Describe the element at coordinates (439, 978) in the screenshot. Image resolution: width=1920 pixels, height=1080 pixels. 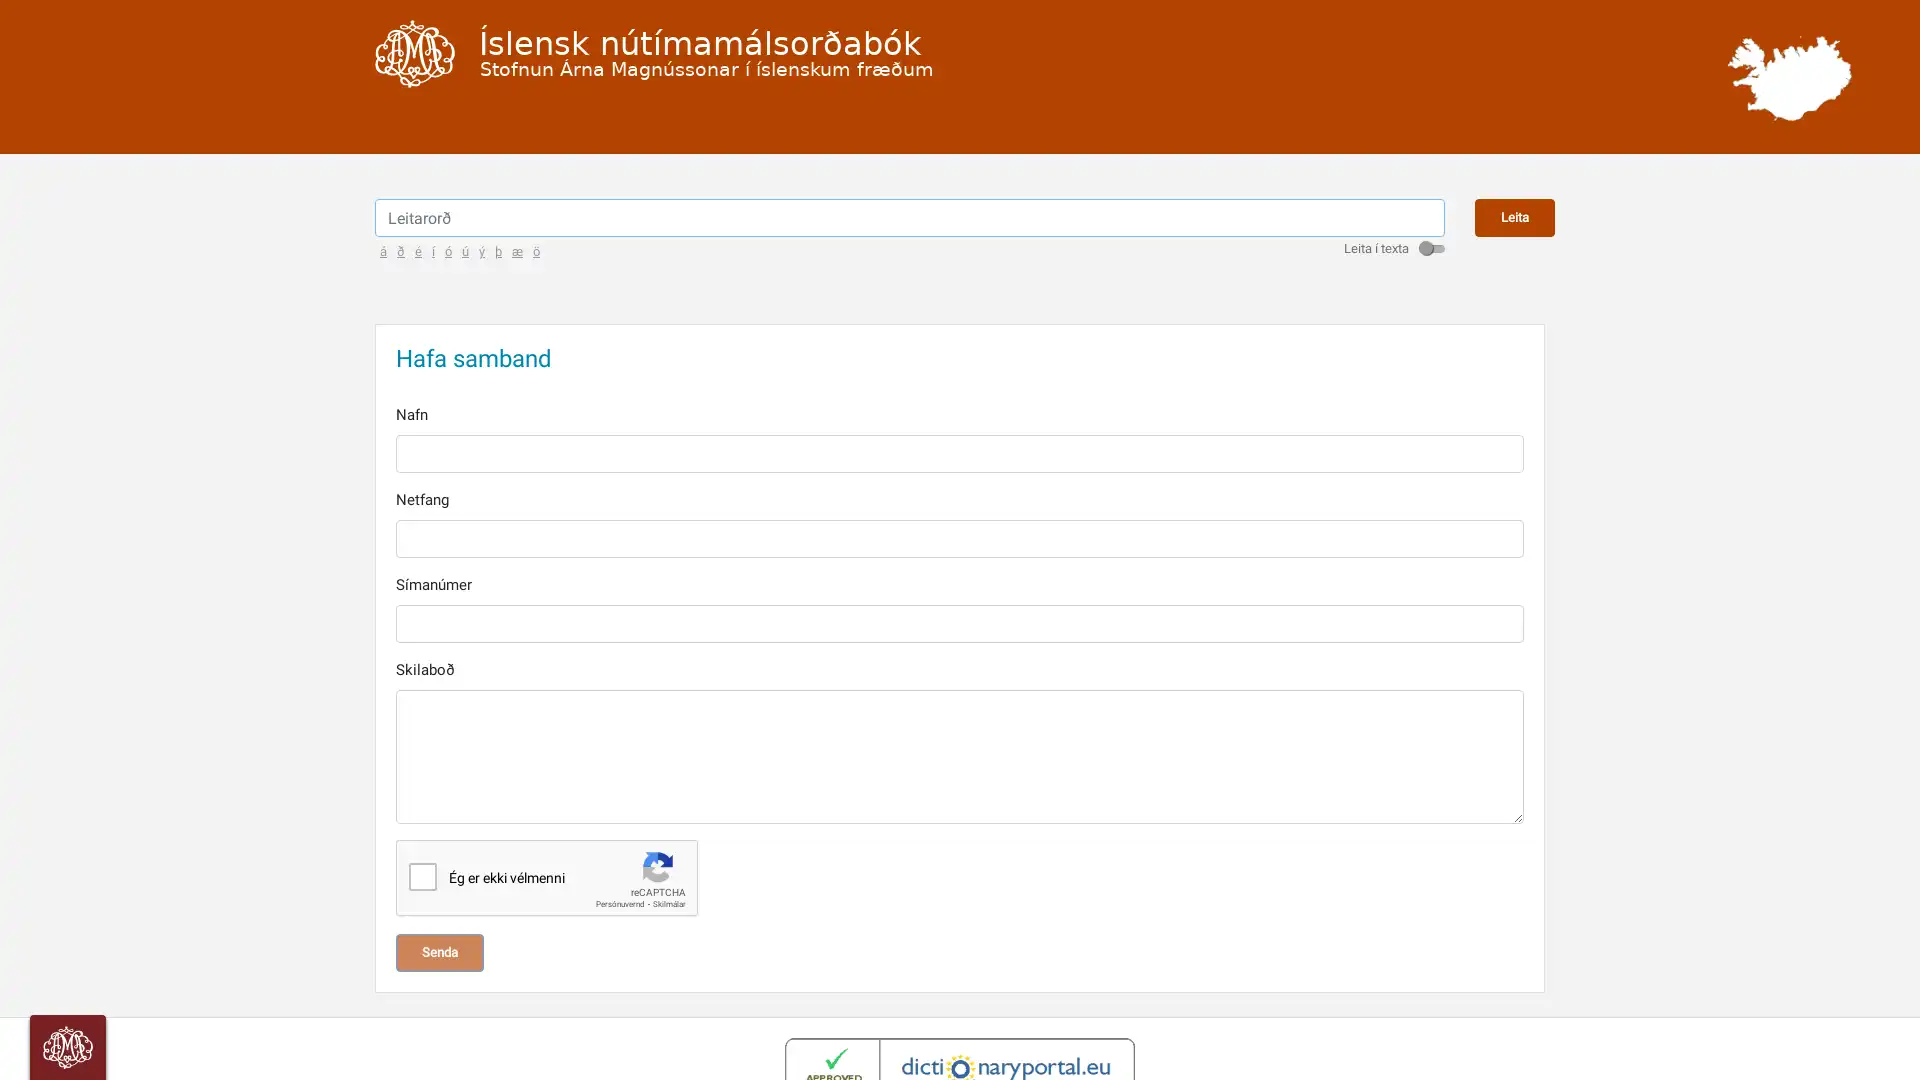
I see `Senda` at that location.